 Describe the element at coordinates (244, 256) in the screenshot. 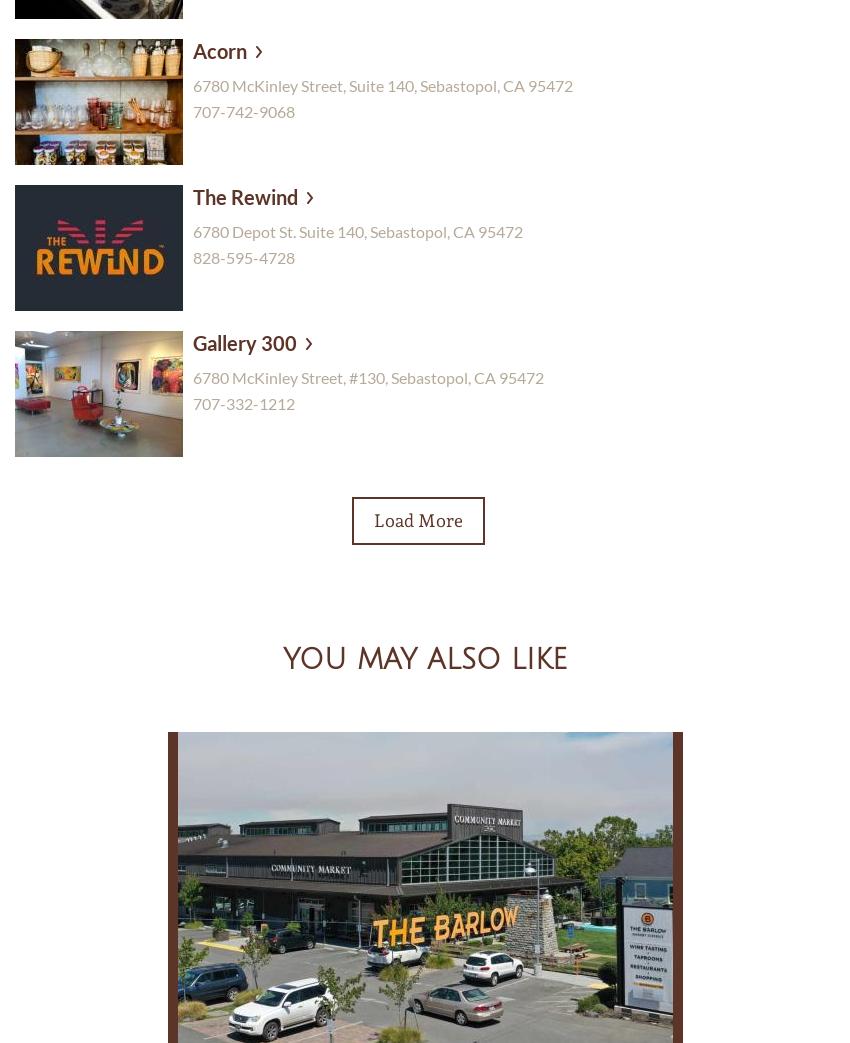

I see `'828-595-4728'` at that location.